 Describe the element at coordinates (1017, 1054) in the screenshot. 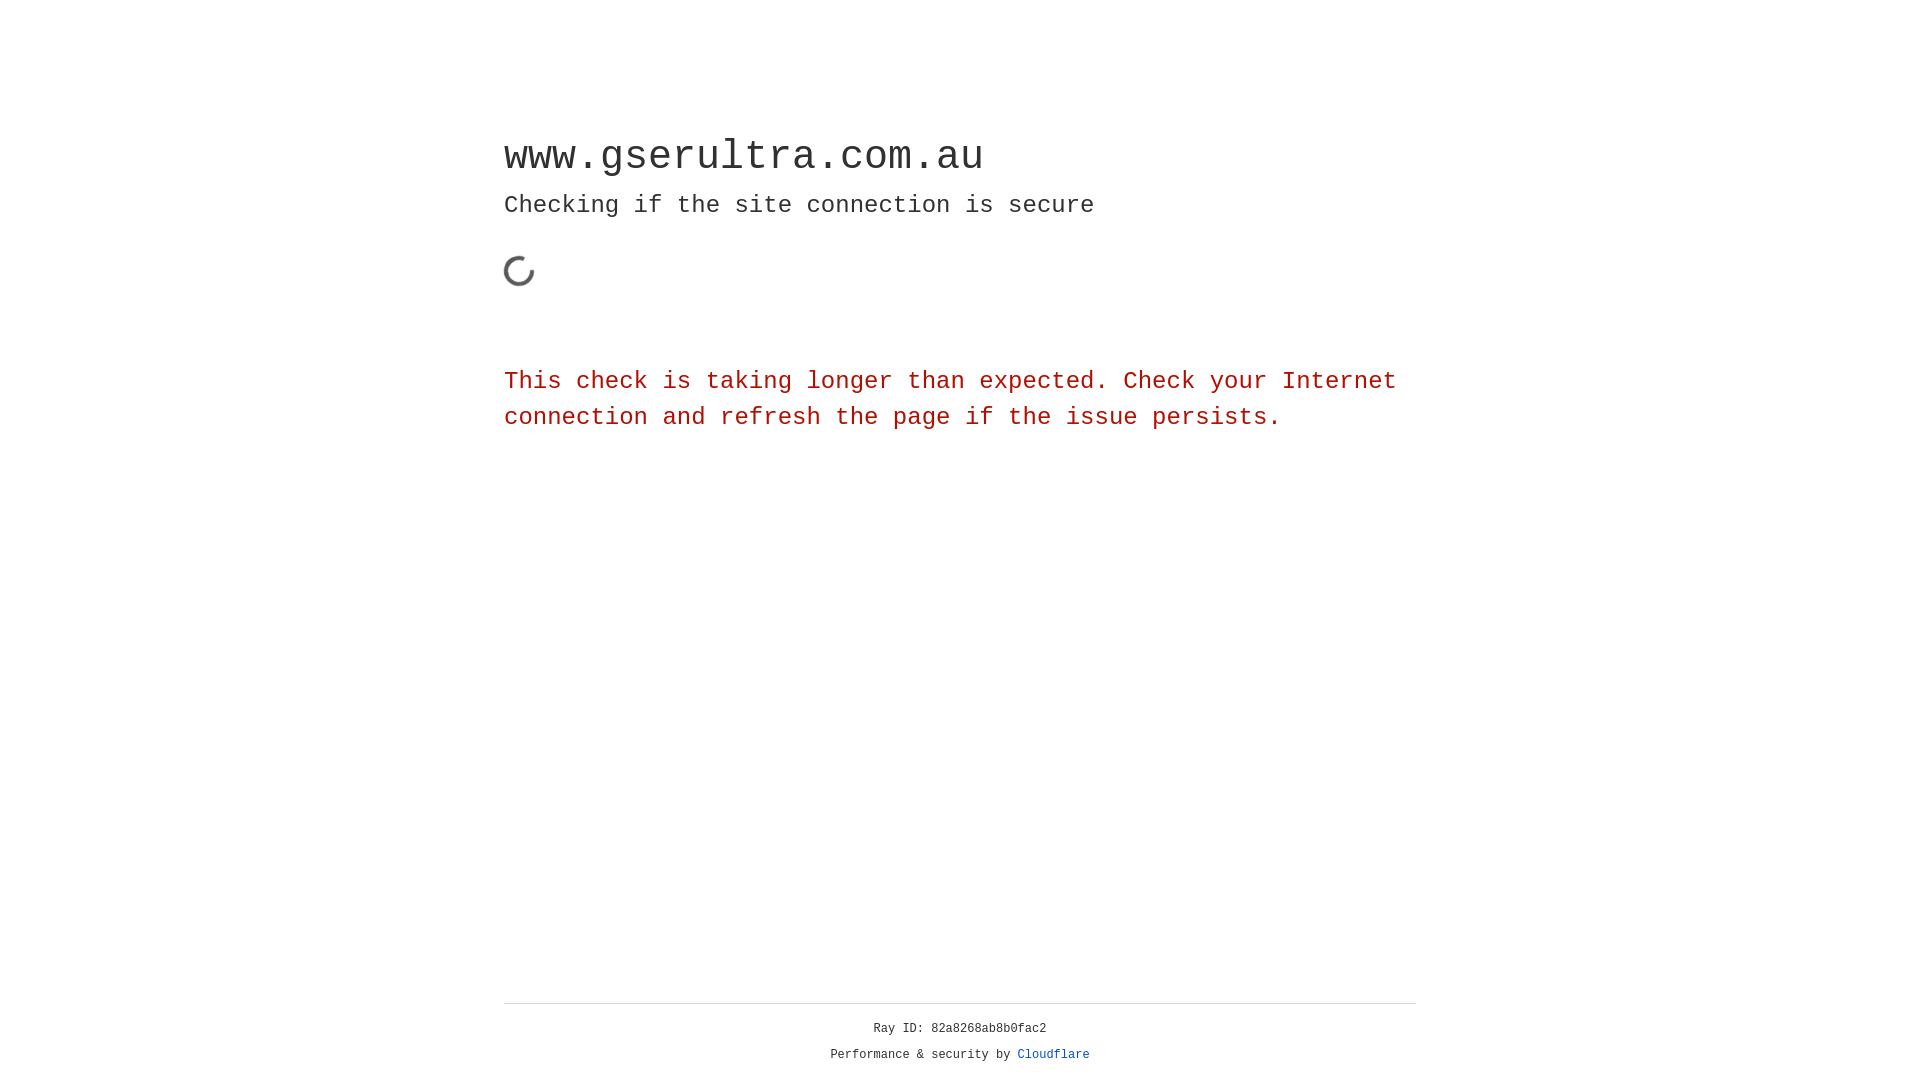

I see `'Cloudflare'` at that location.